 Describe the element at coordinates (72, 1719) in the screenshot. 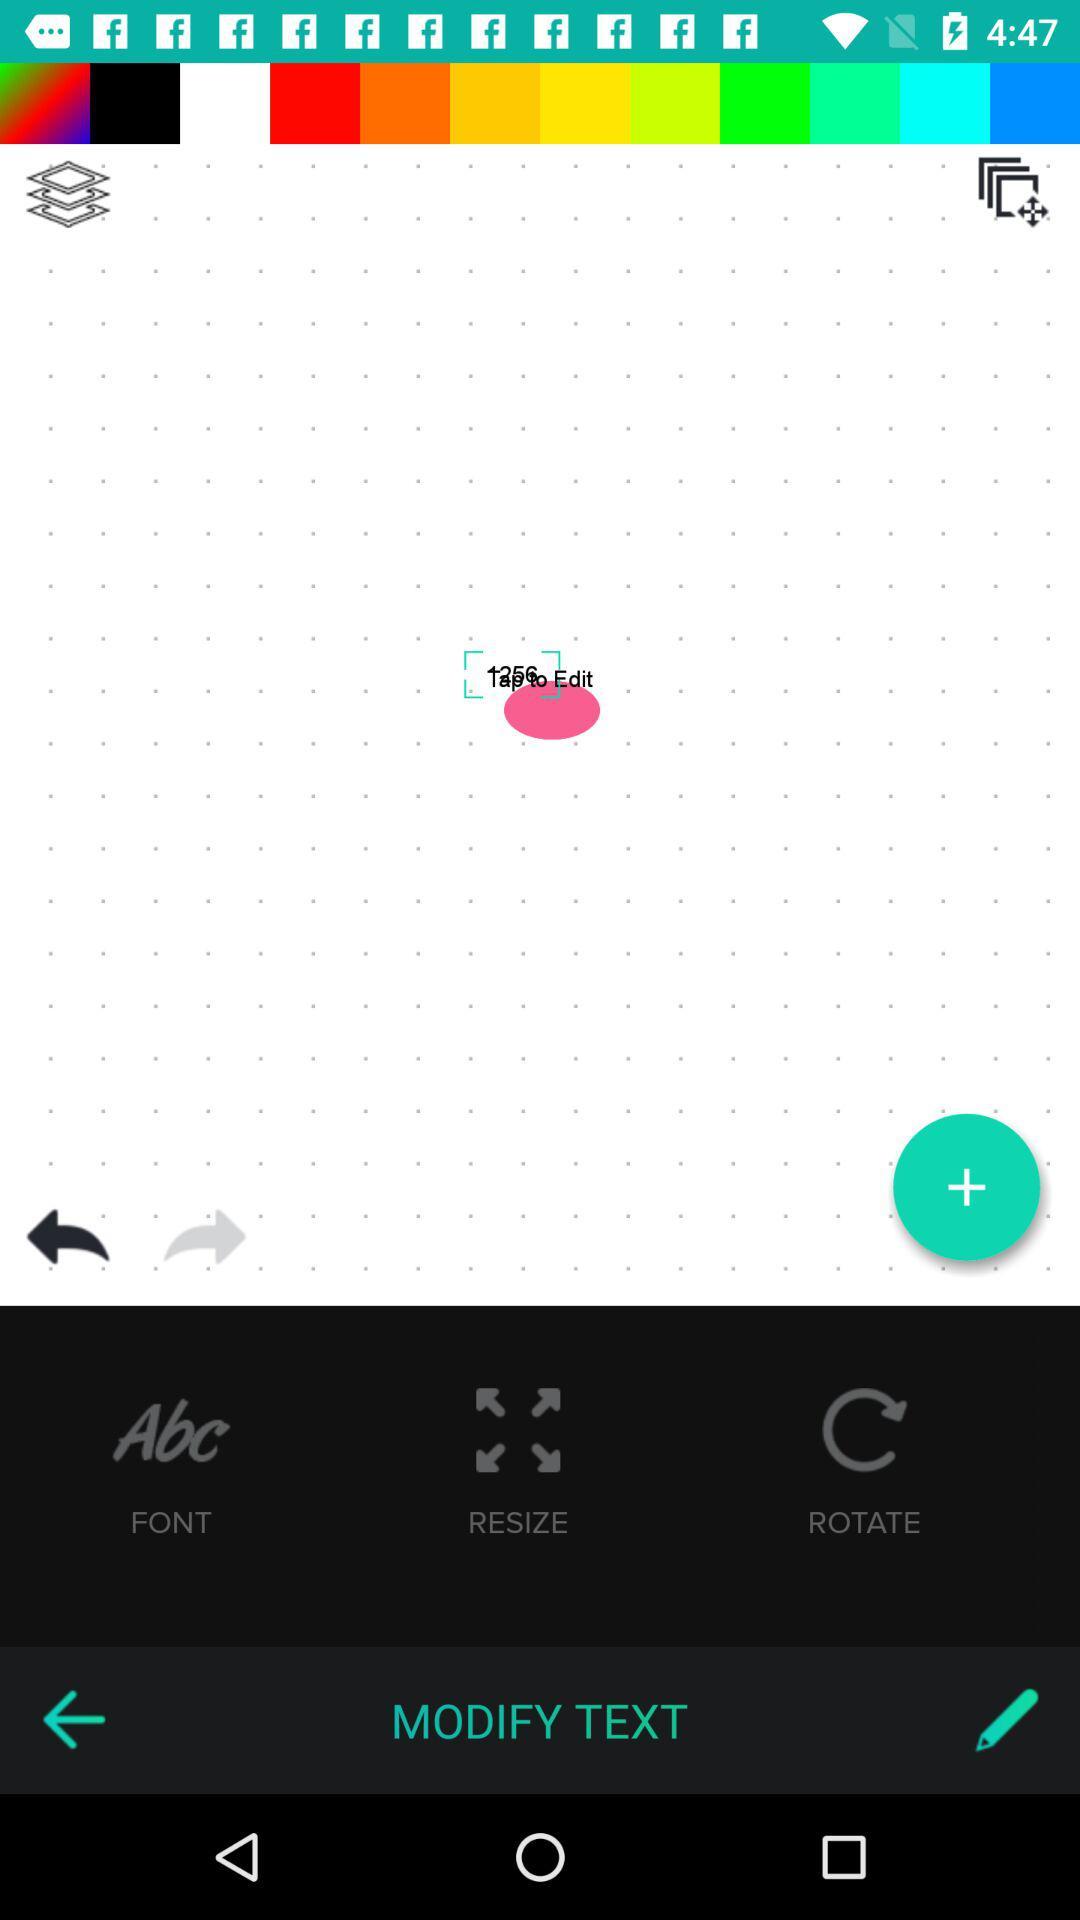

I see `go back` at that location.